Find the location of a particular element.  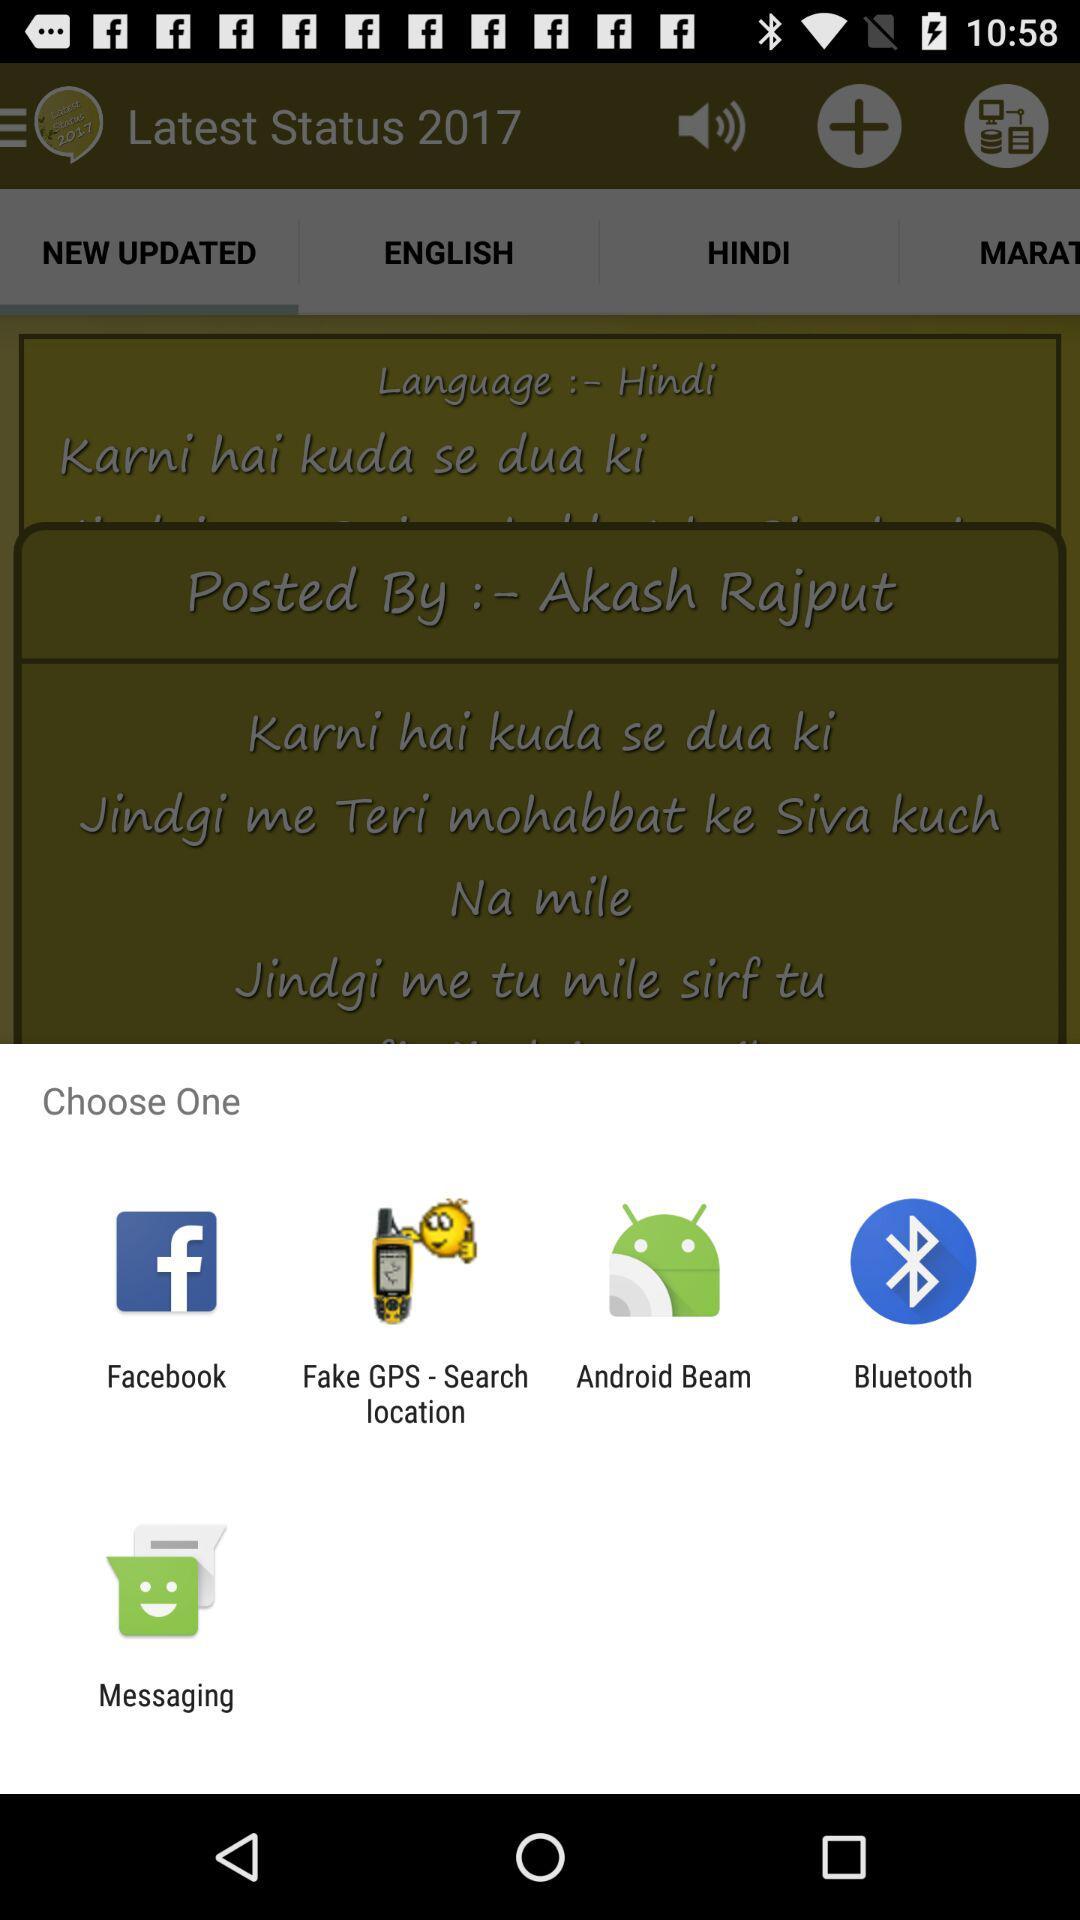

the fake gps search item is located at coordinates (414, 1392).